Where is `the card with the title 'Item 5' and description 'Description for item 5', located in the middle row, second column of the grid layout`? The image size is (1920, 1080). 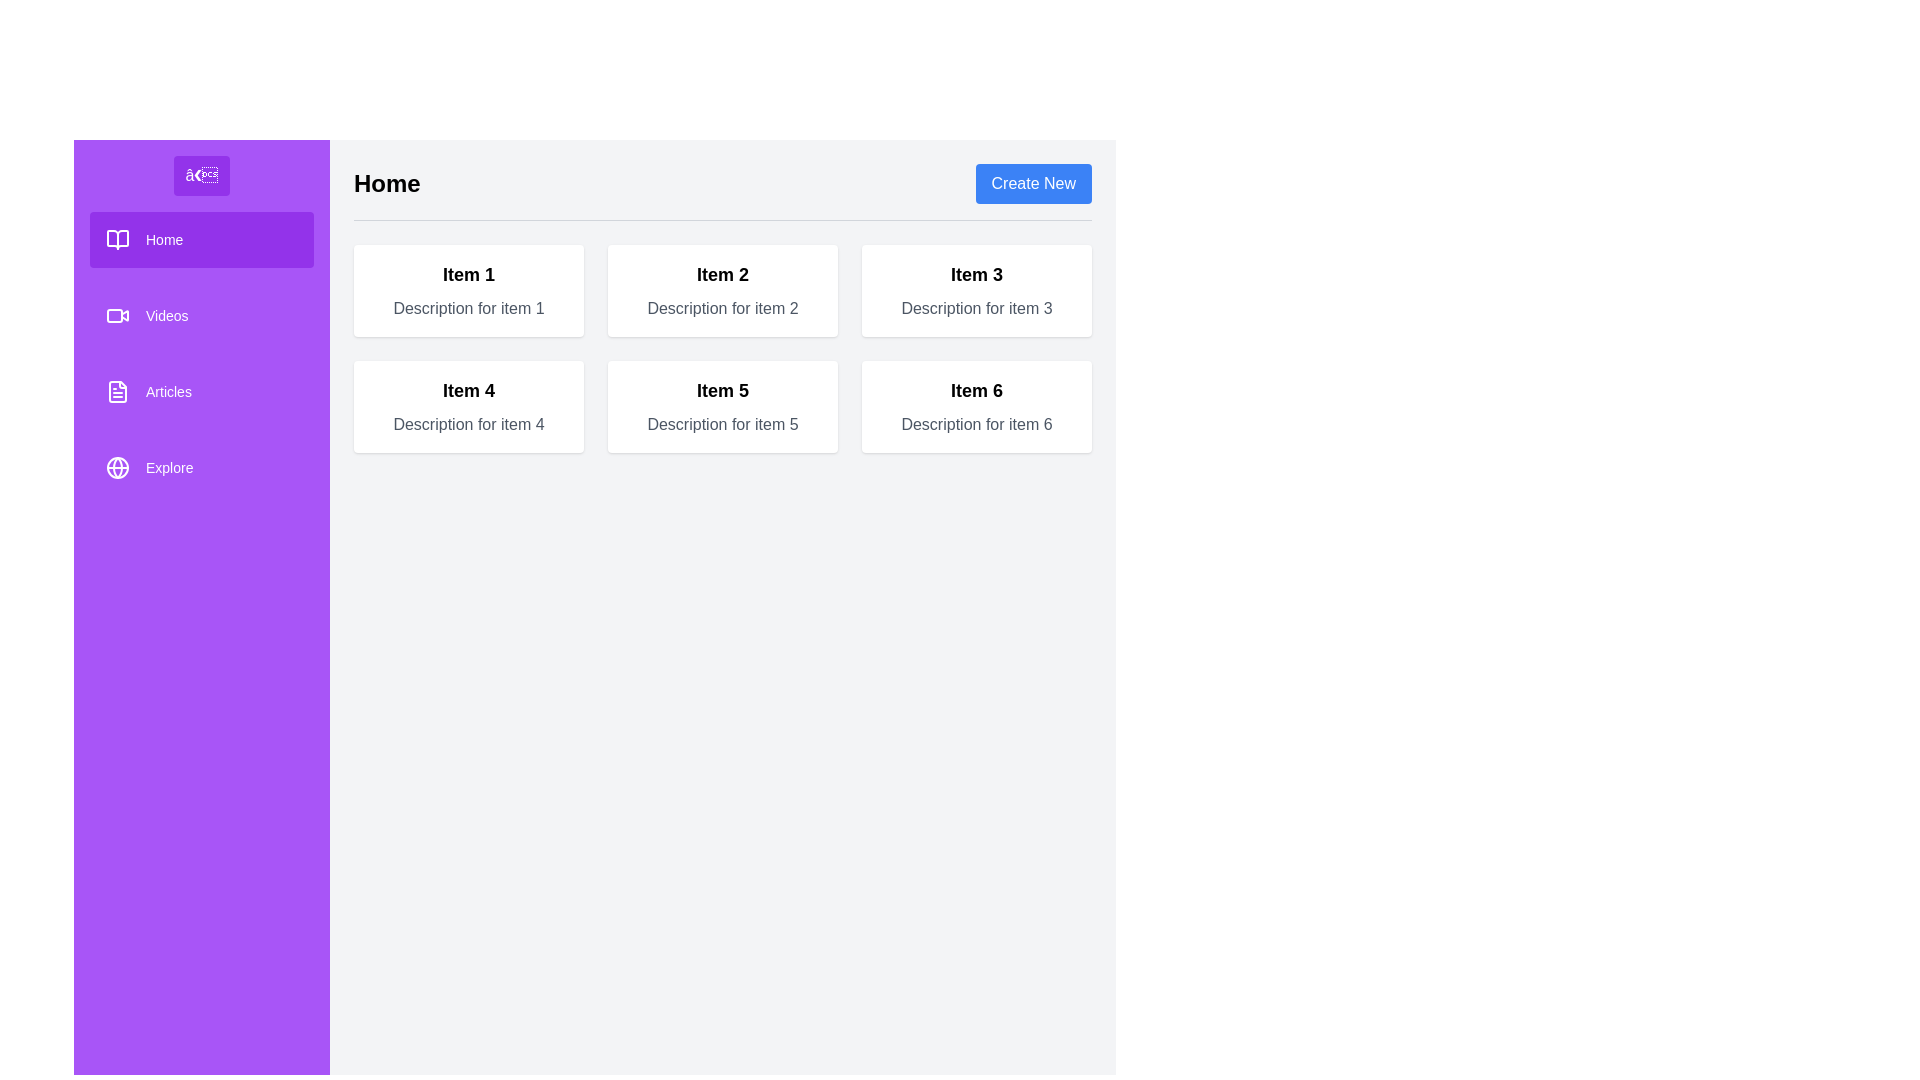
the card with the title 'Item 5' and description 'Description for item 5', located in the middle row, second column of the grid layout is located at coordinates (722, 406).